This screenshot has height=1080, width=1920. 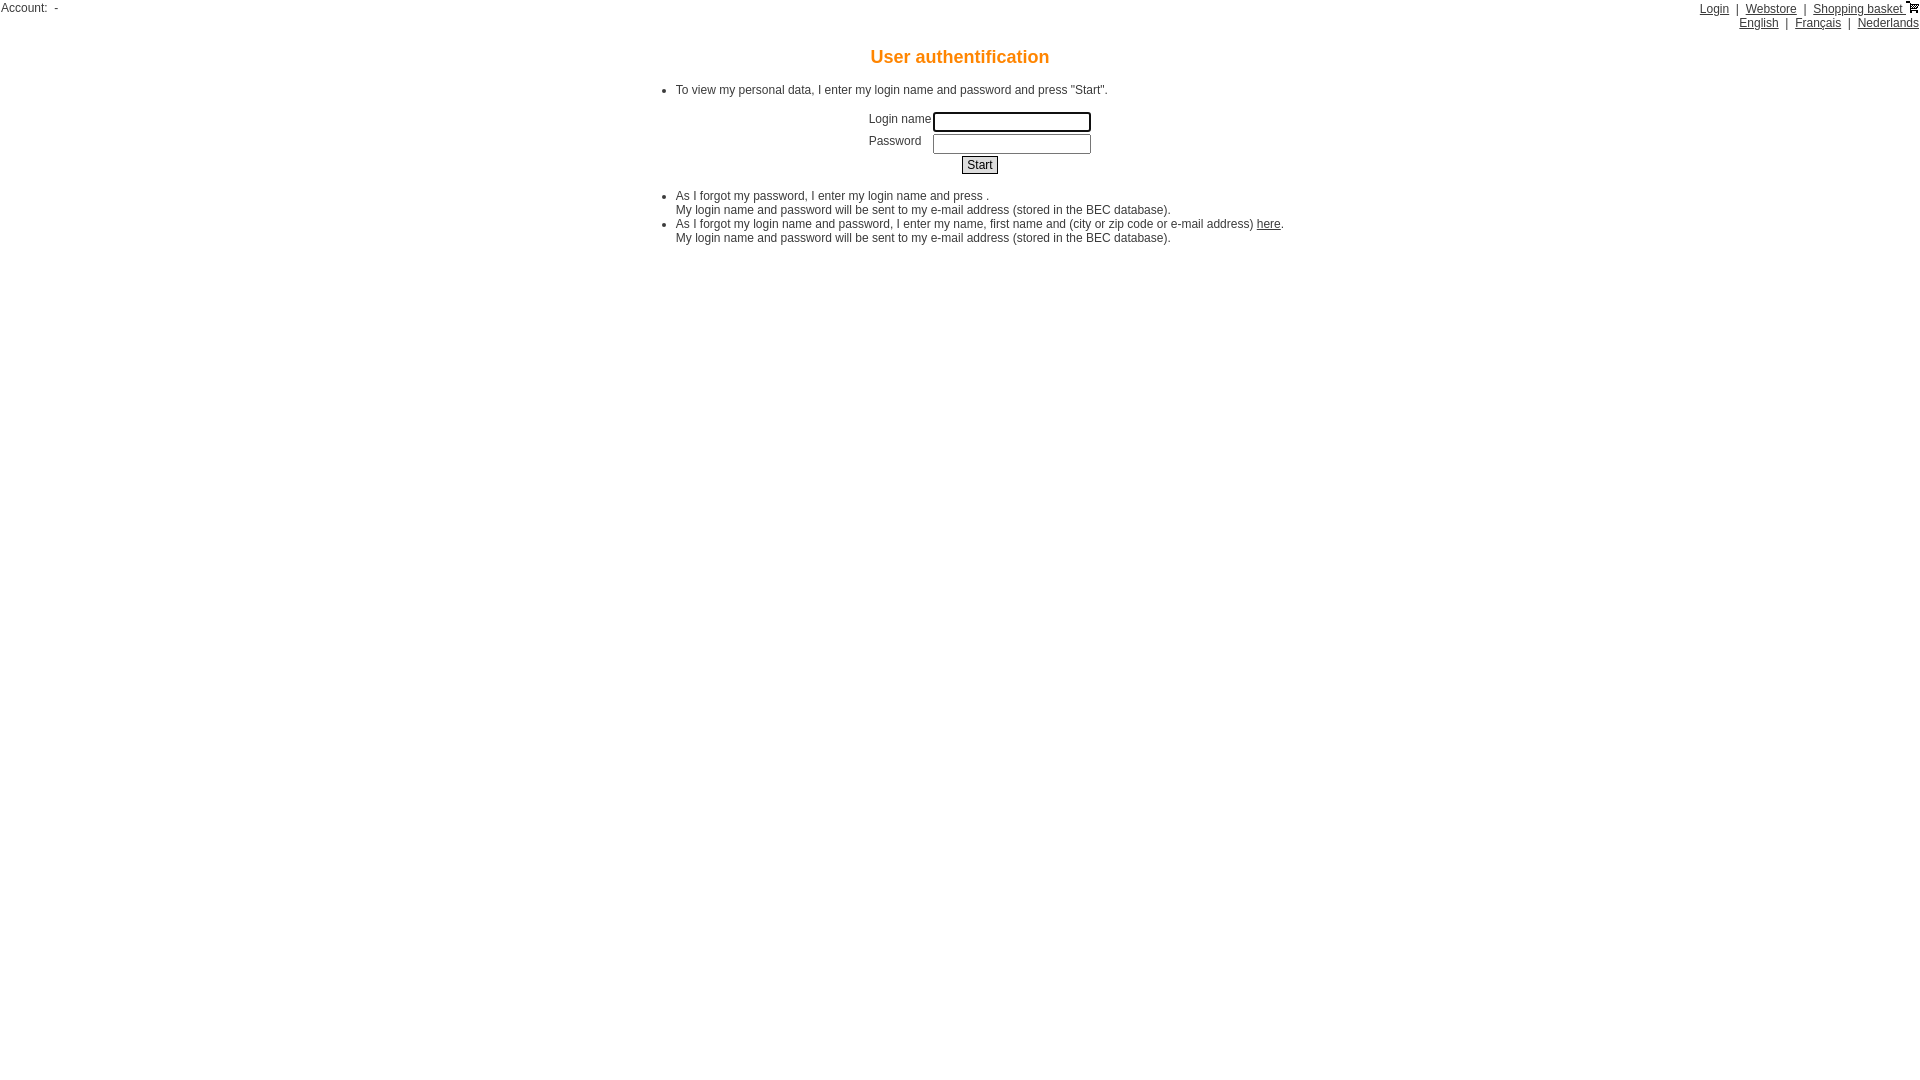 I want to click on 'English', so click(x=1737, y=23).